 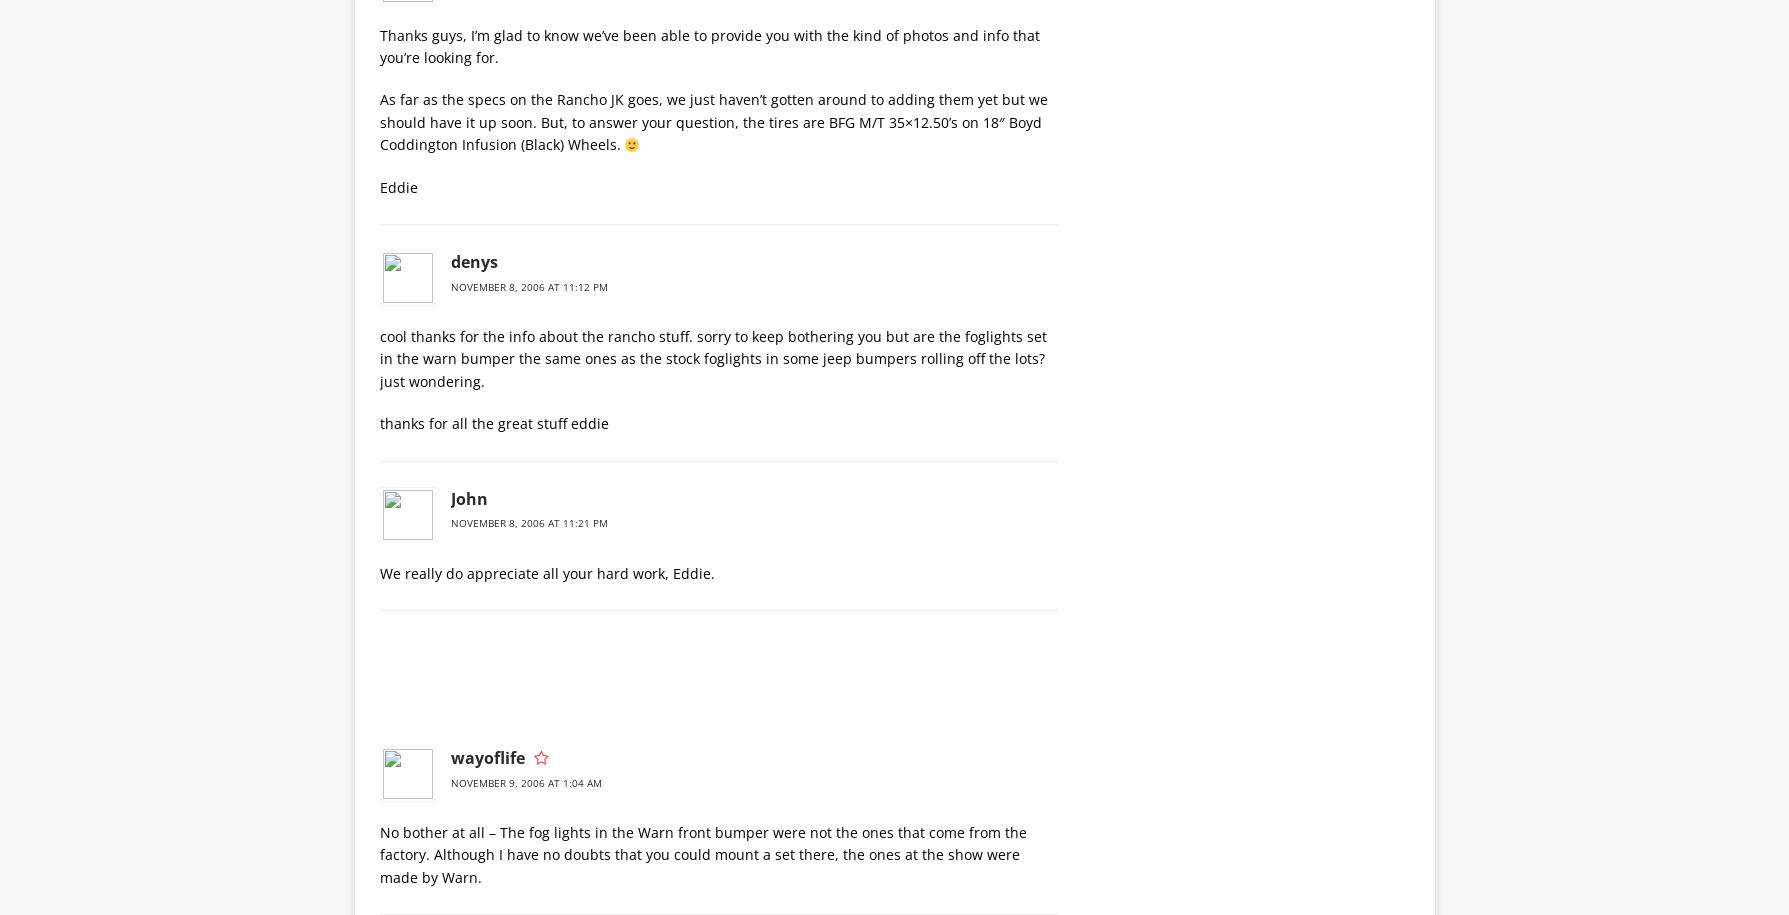 I want to click on 'We really do appreciate all your hard work, Eddie.', so click(x=378, y=571).